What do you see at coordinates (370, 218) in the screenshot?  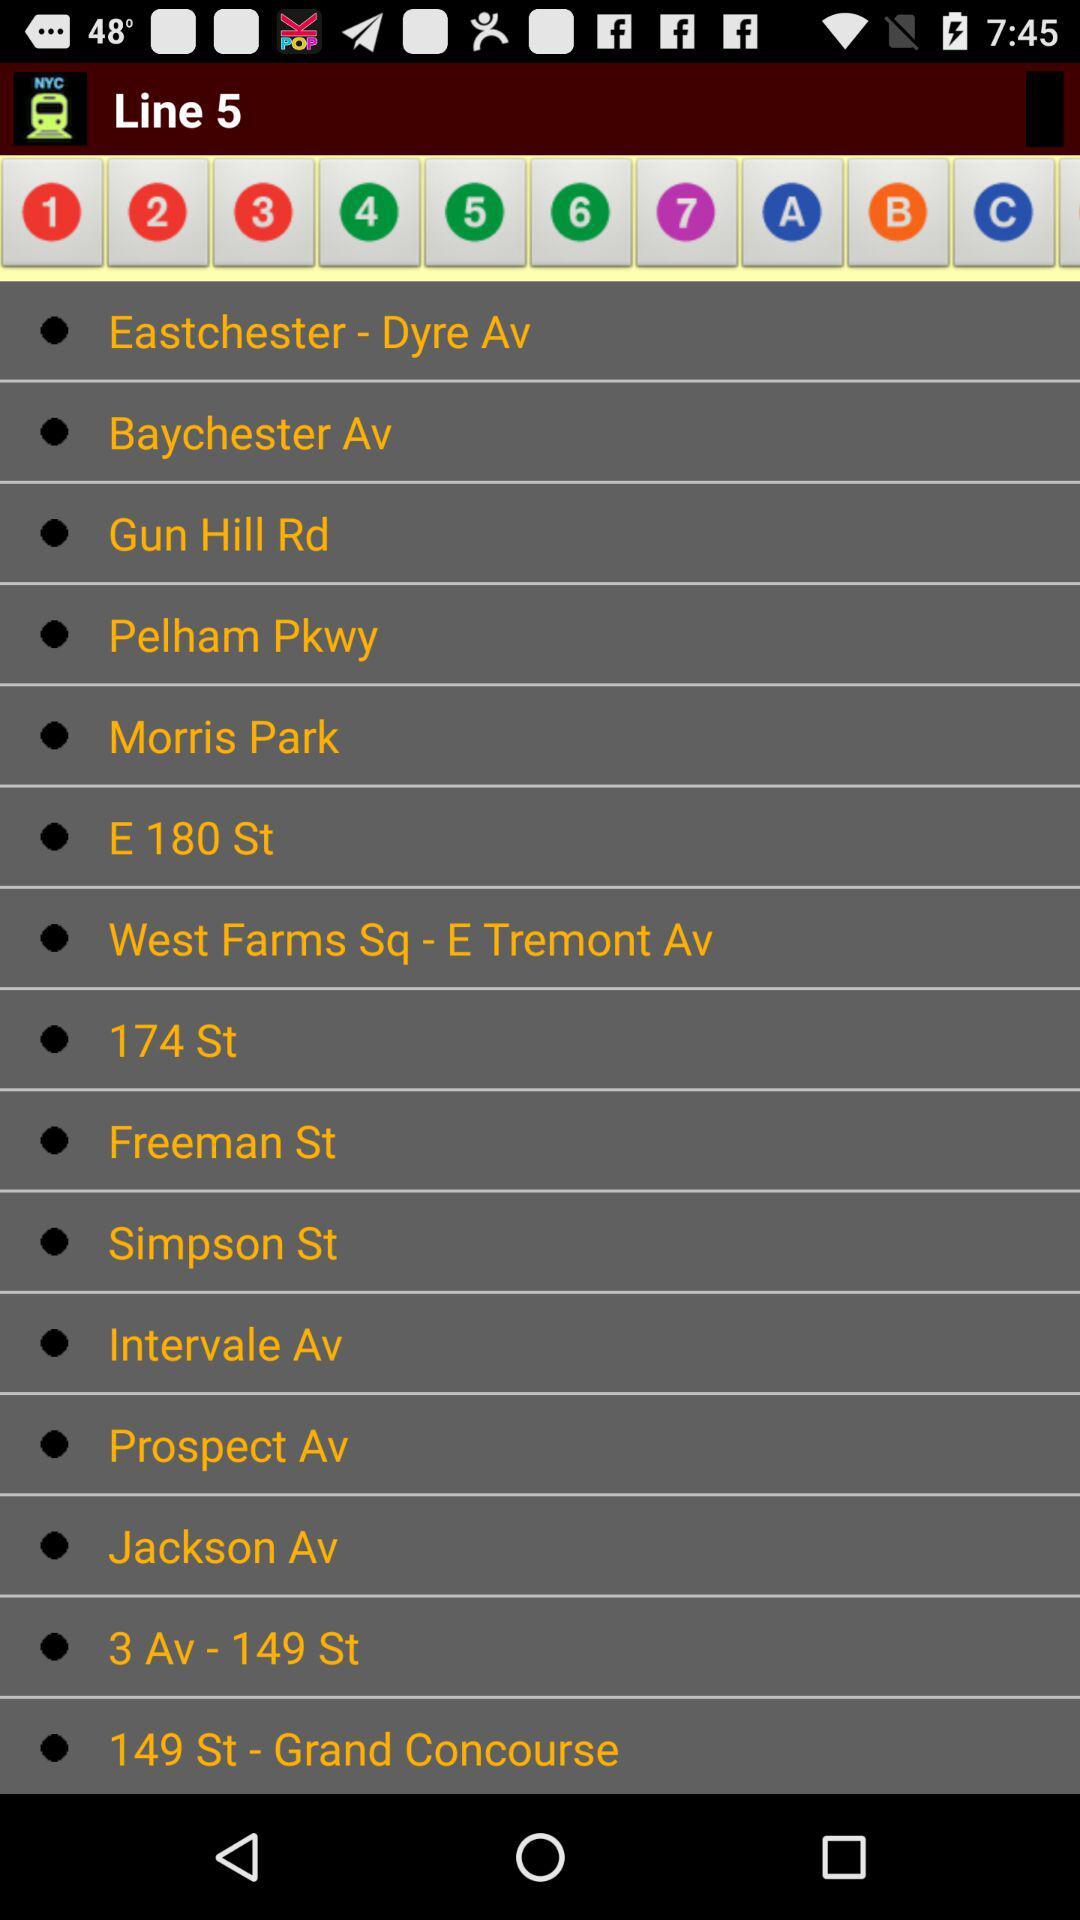 I see `the icon above eastchester - dyre av icon` at bounding box center [370, 218].